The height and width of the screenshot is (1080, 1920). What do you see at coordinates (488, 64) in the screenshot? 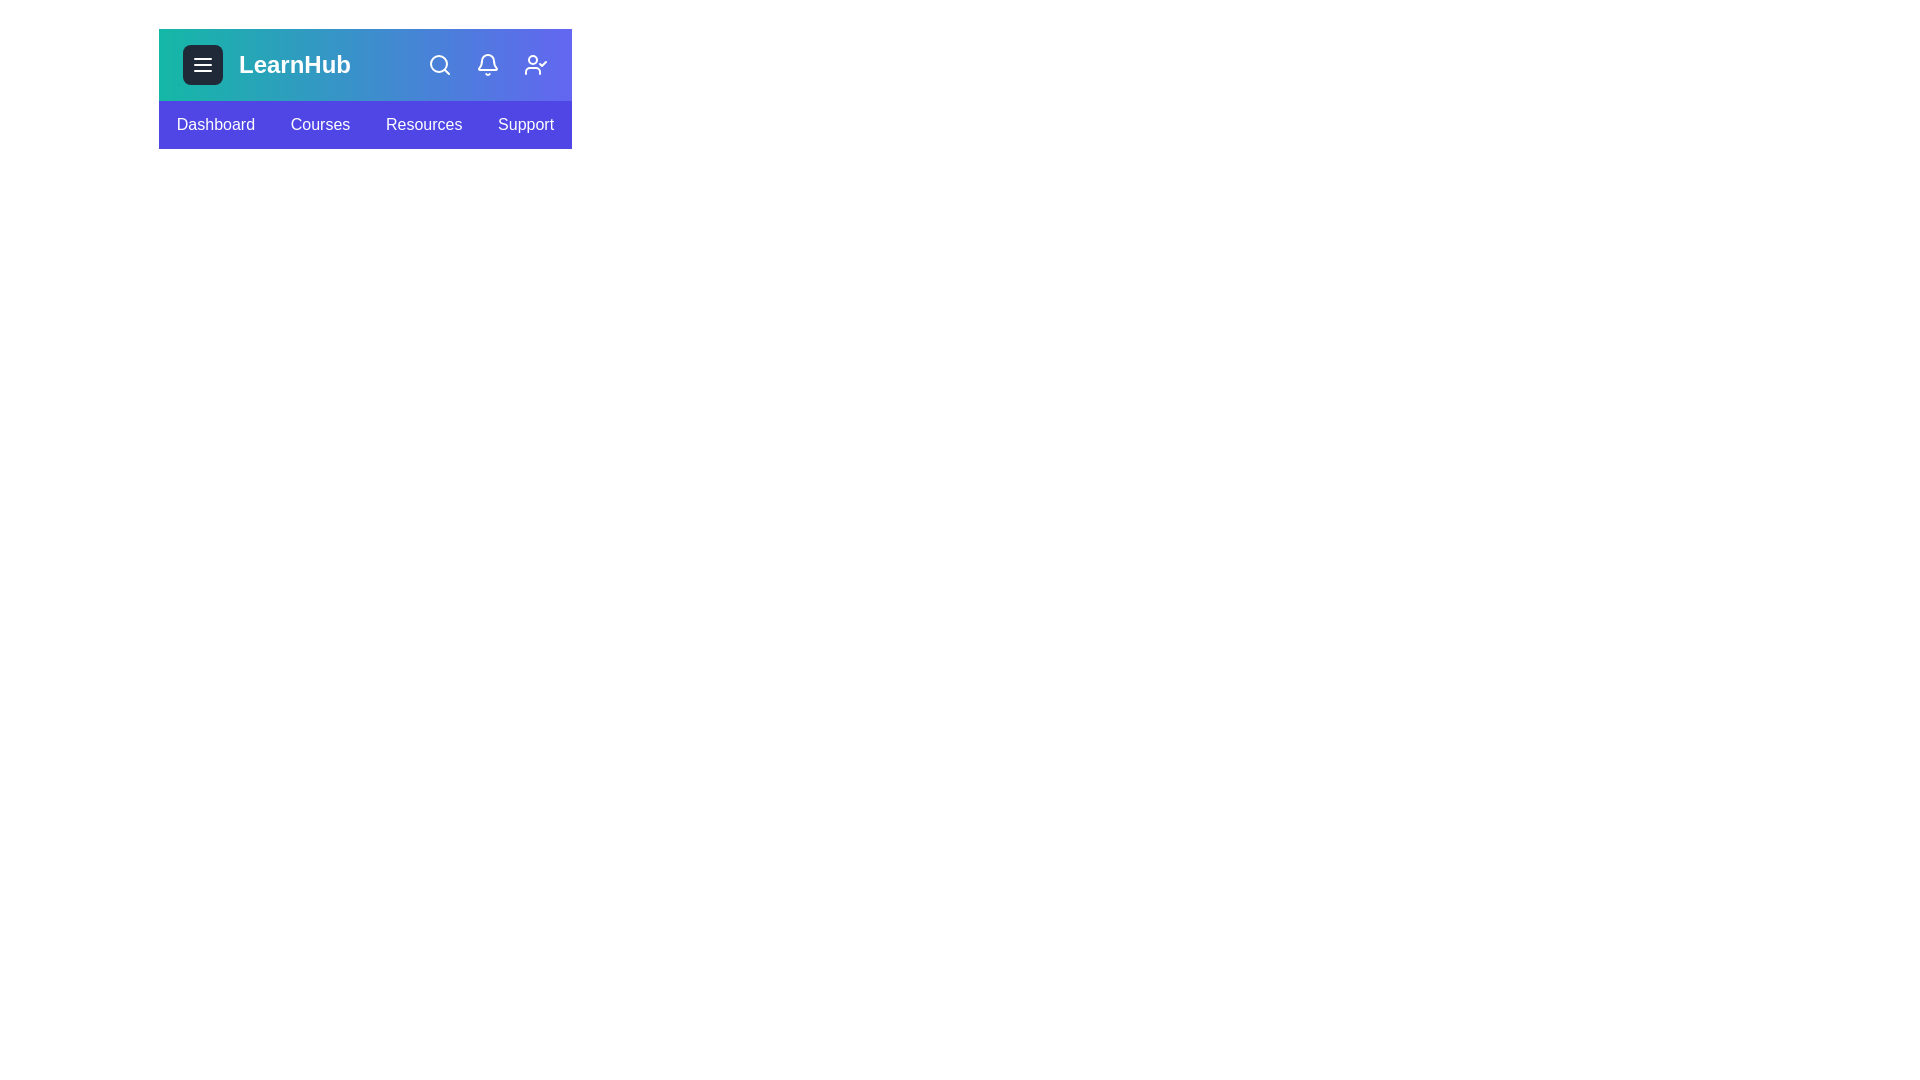
I see `the icon Notifications to perform its action` at bounding box center [488, 64].